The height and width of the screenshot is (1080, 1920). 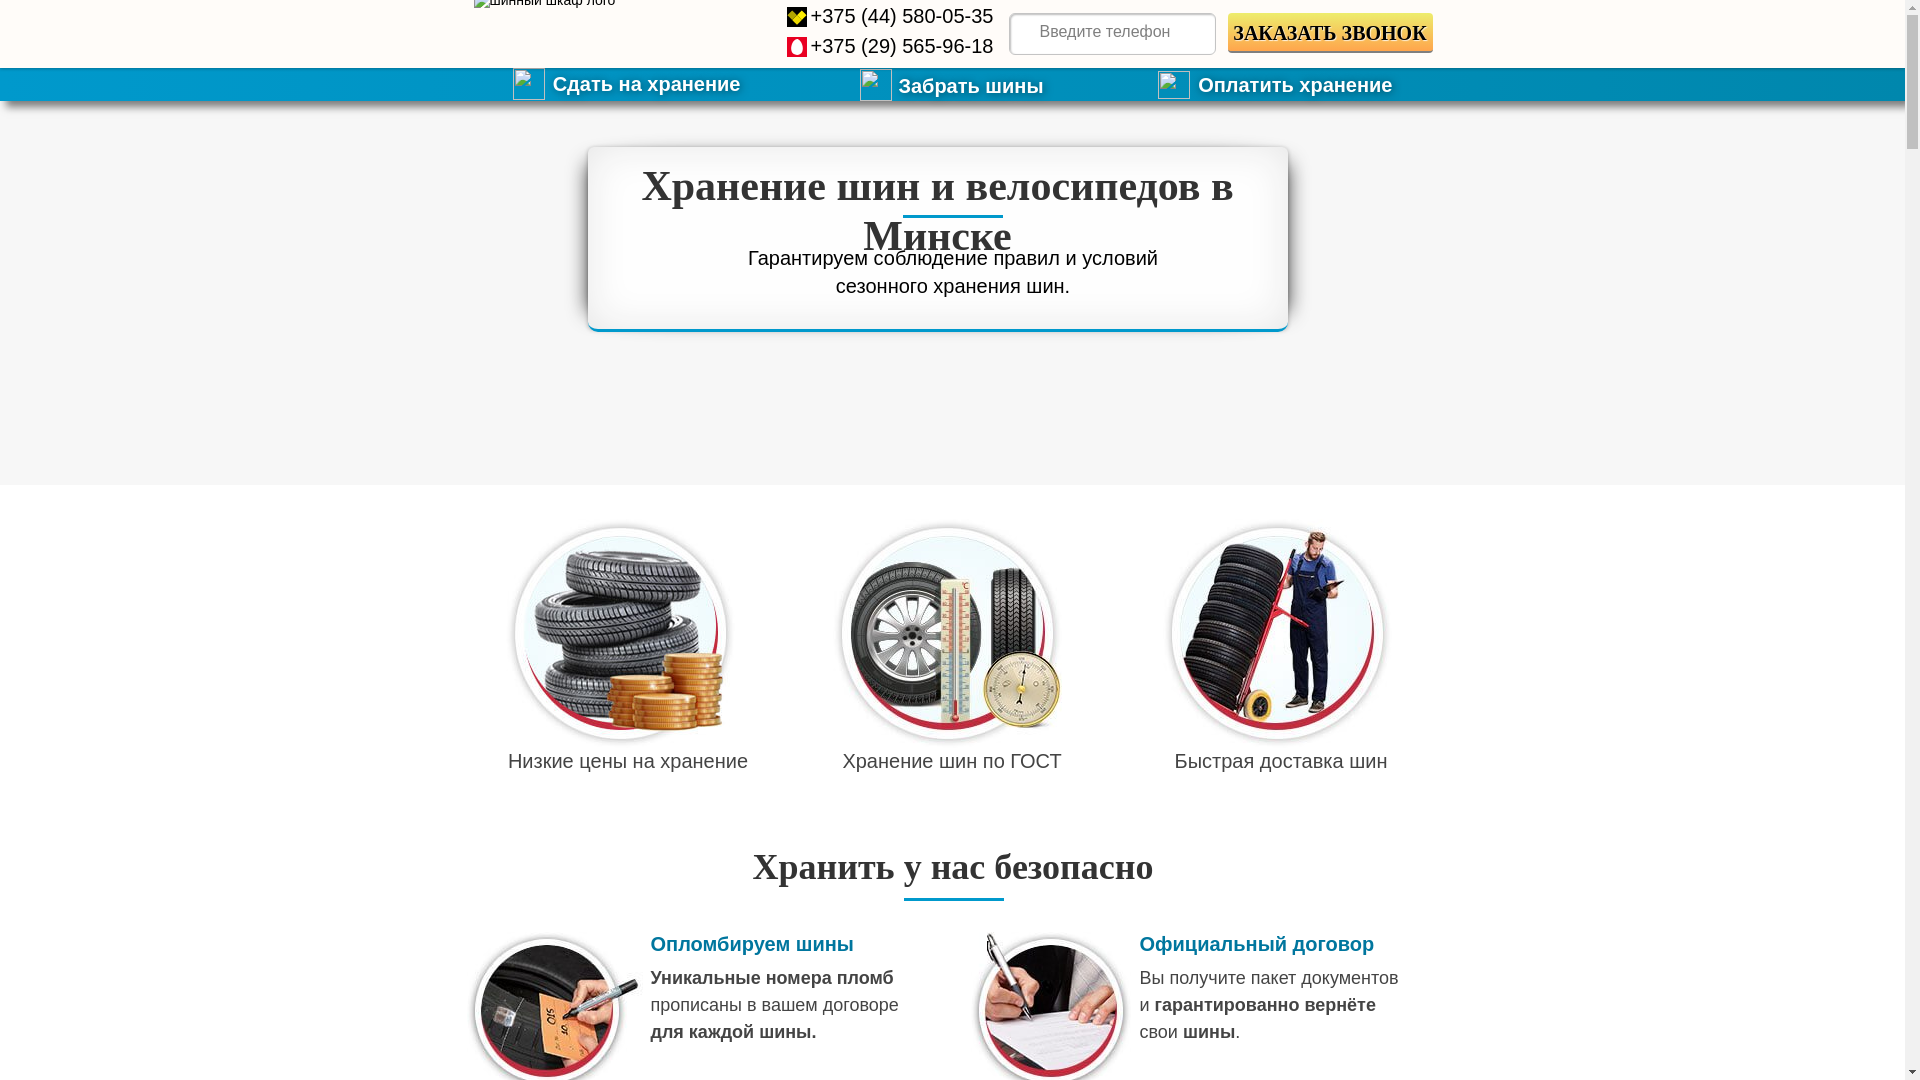 What do you see at coordinates (619, 633) in the screenshot?
I see `'animate fade s1 d1'` at bounding box center [619, 633].